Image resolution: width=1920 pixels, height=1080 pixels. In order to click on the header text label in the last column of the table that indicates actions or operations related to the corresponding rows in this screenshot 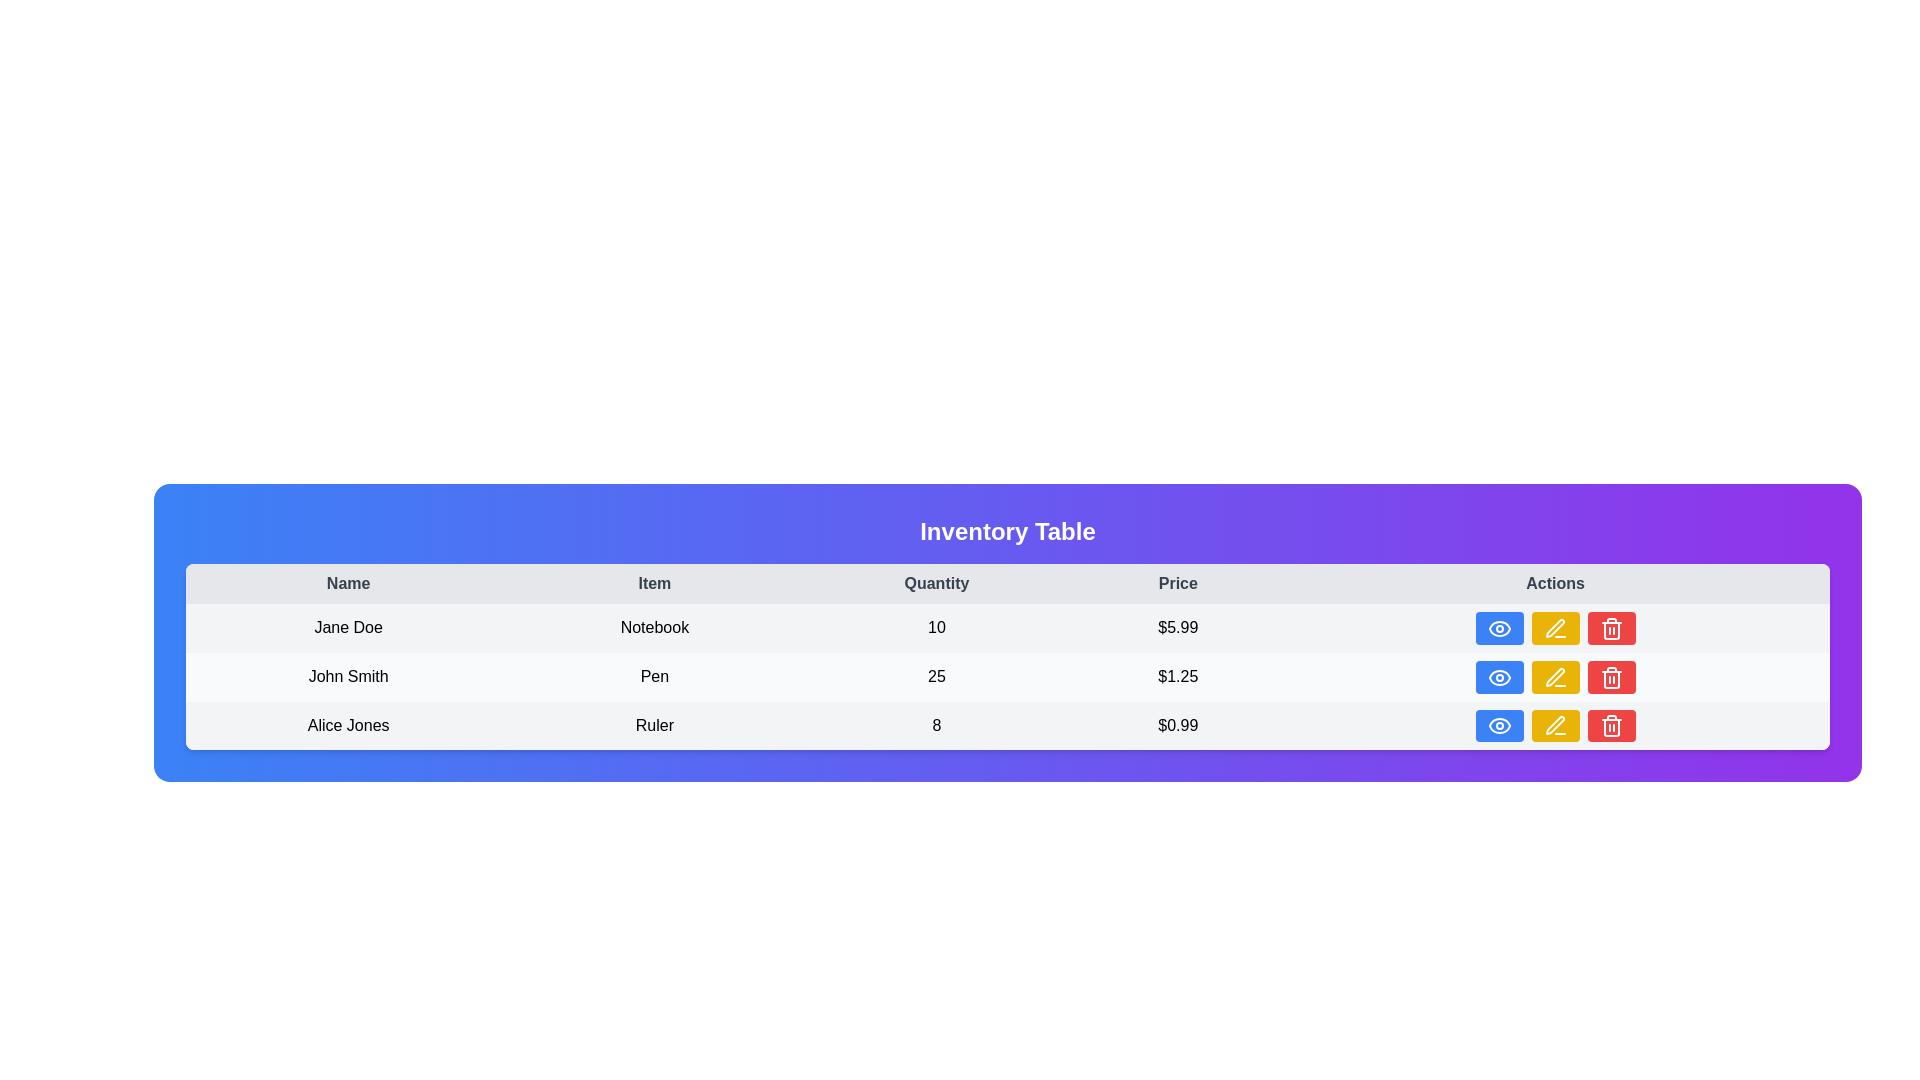, I will do `click(1554, 583)`.